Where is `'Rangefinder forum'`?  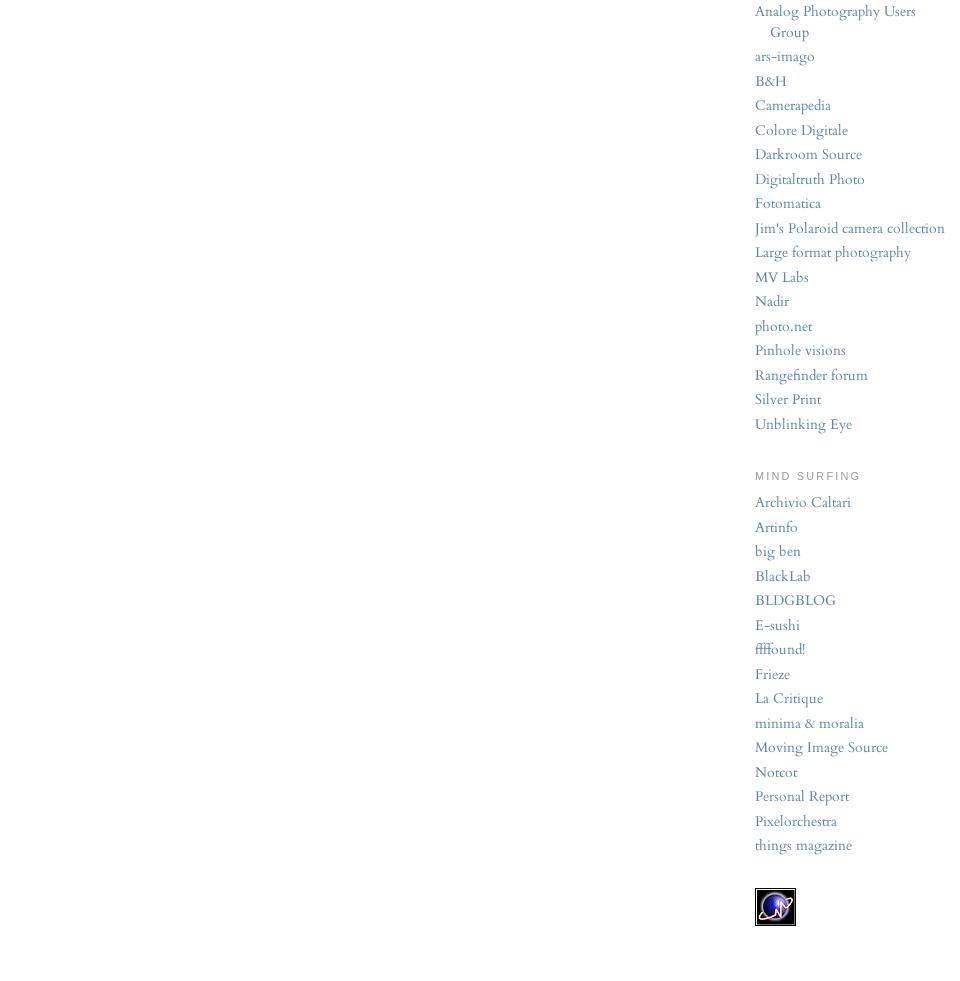 'Rangefinder forum' is located at coordinates (811, 373).